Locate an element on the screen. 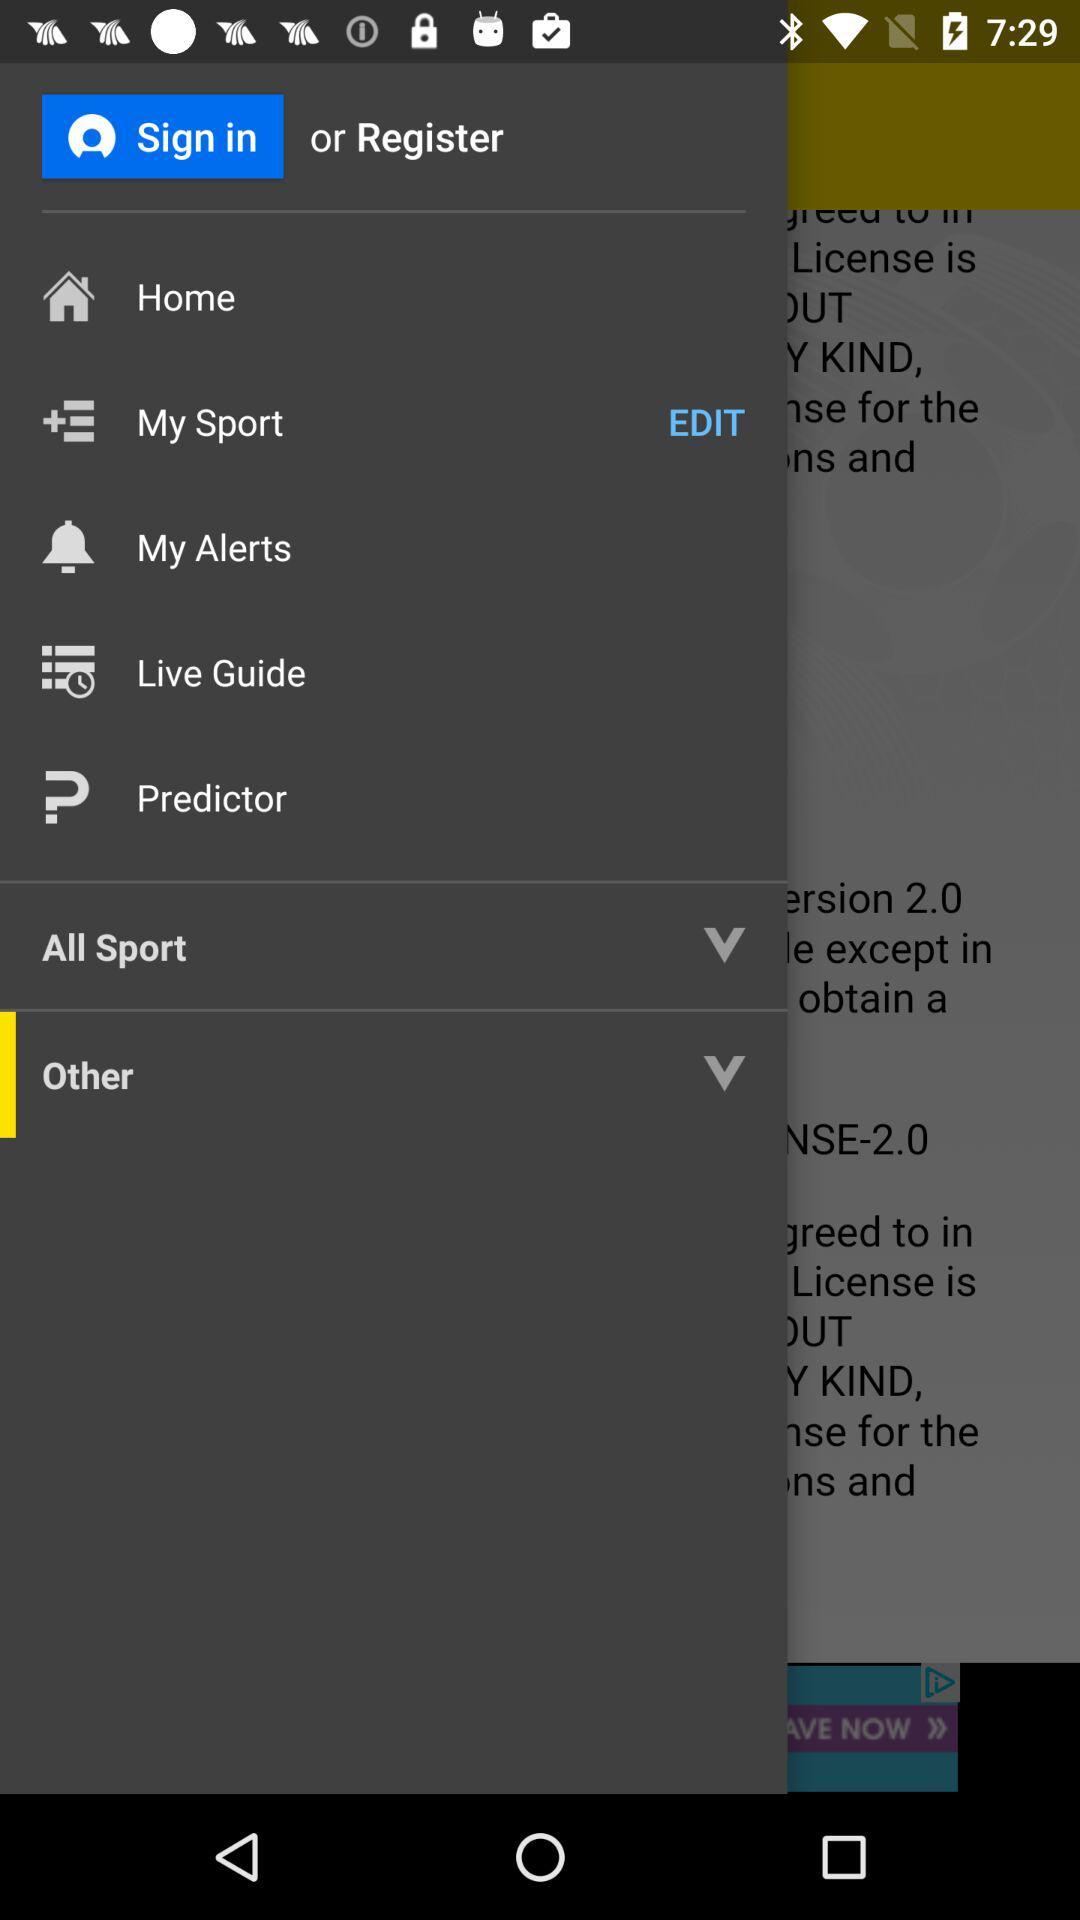 The width and height of the screenshot is (1080, 1920). the edit is located at coordinates (705, 420).